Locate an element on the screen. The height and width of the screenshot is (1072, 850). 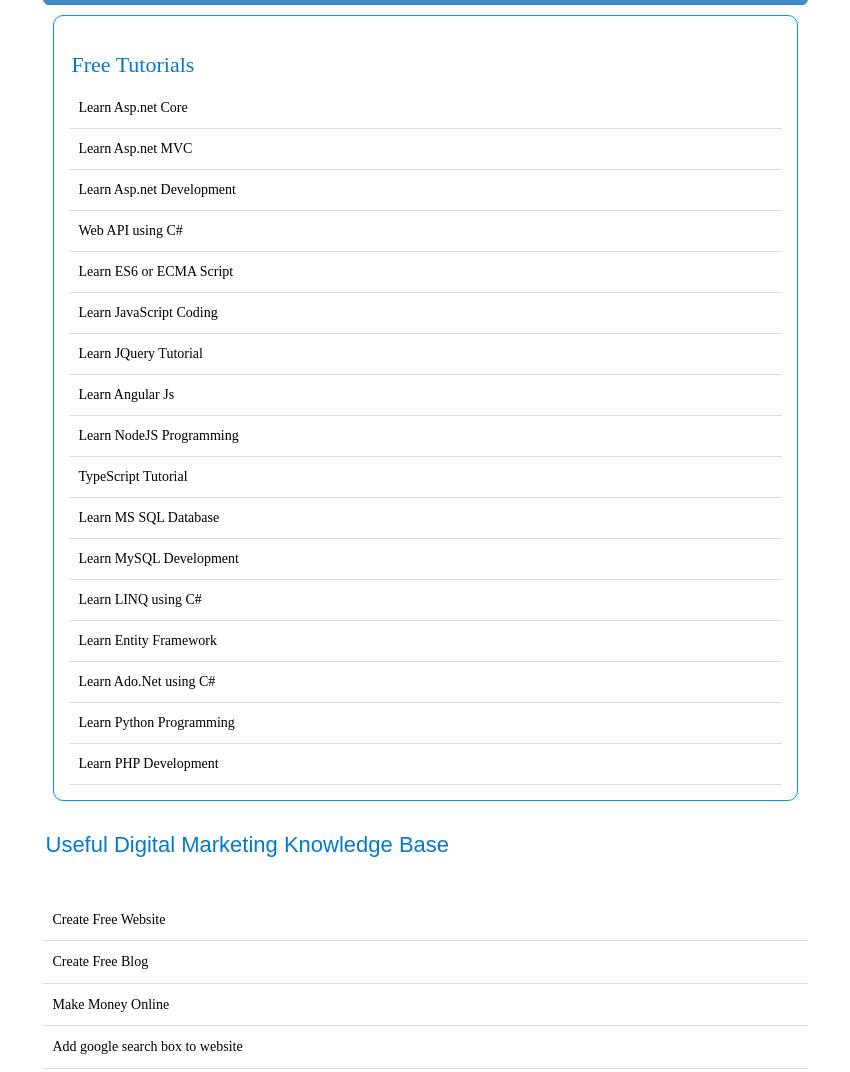
'Free Tutorials' is located at coordinates (132, 63).